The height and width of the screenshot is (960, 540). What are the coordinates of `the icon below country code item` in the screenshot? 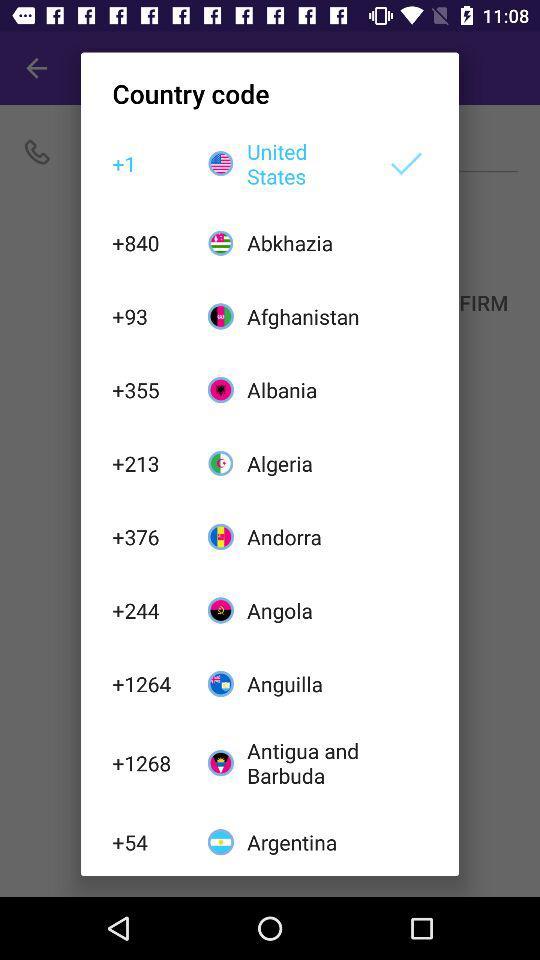 It's located at (305, 162).